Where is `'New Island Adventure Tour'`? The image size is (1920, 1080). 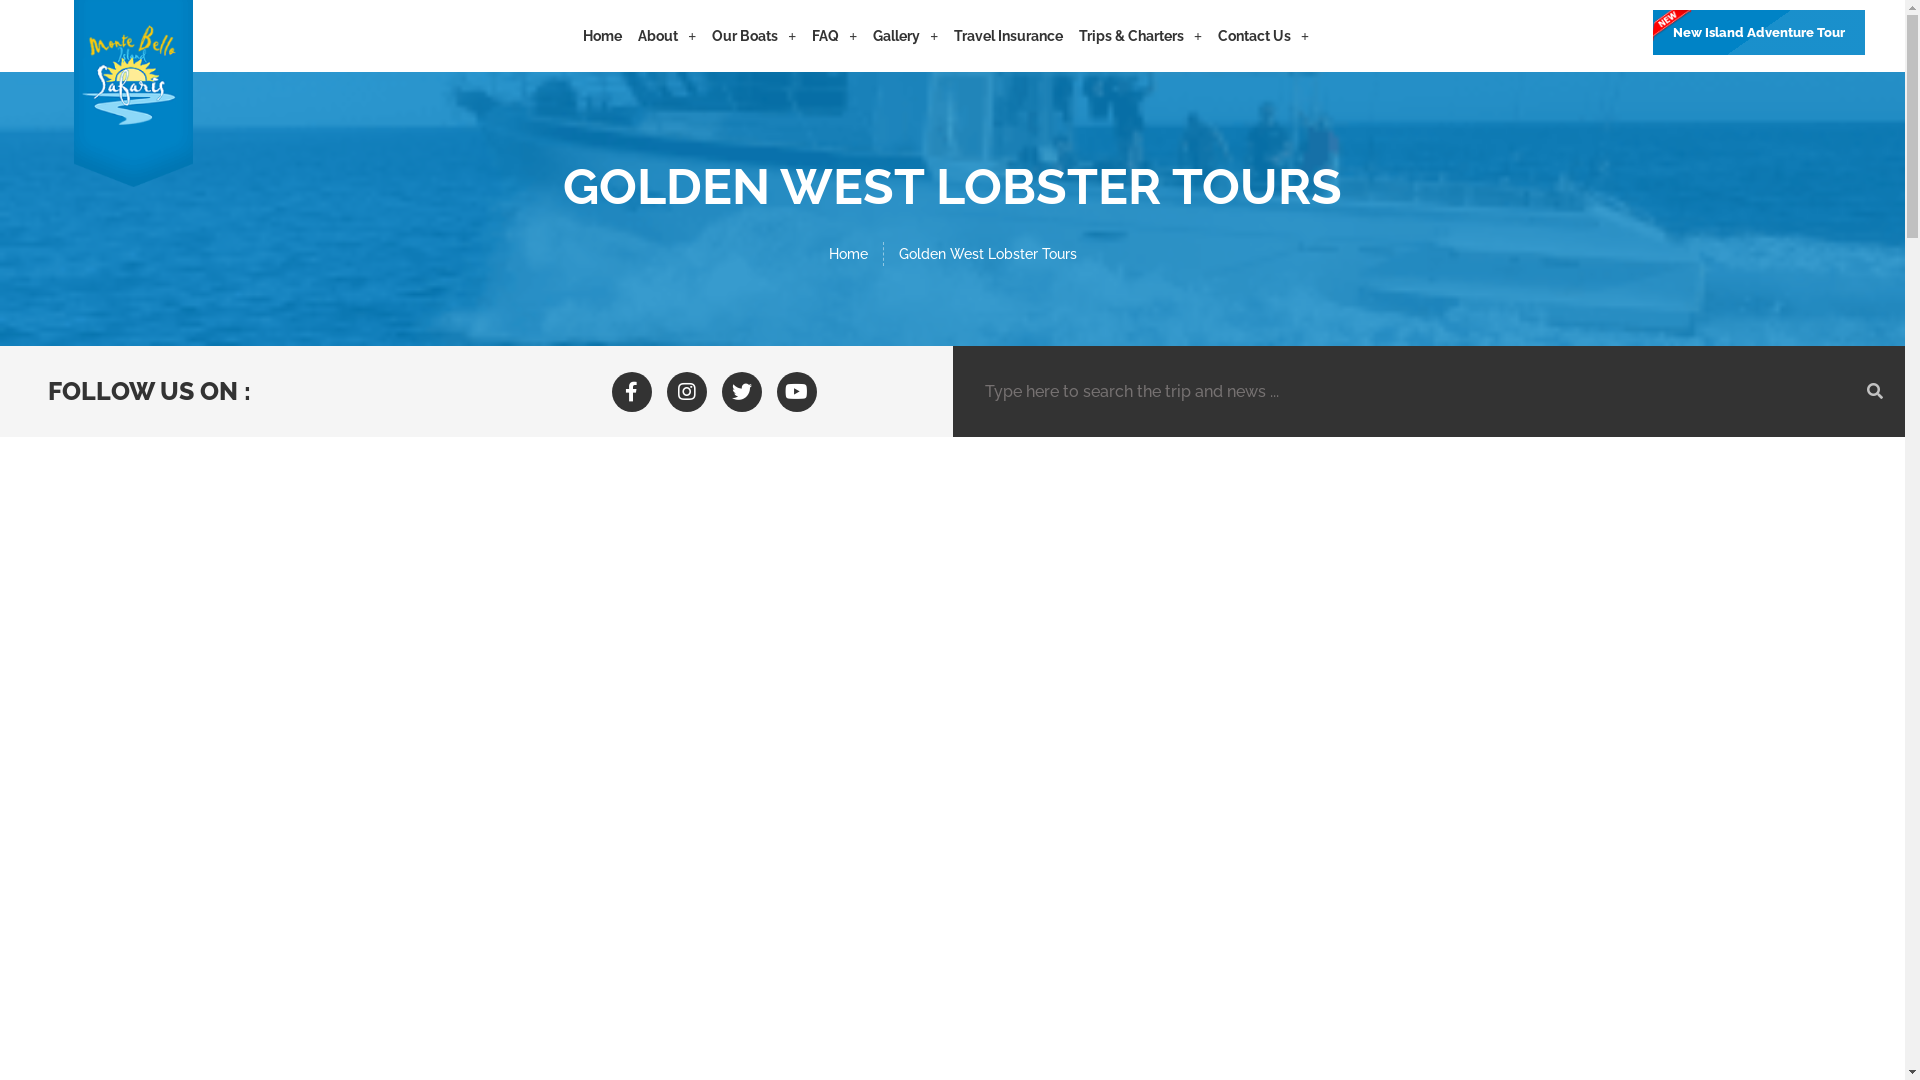
'New Island Adventure Tour' is located at coordinates (1757, 32).